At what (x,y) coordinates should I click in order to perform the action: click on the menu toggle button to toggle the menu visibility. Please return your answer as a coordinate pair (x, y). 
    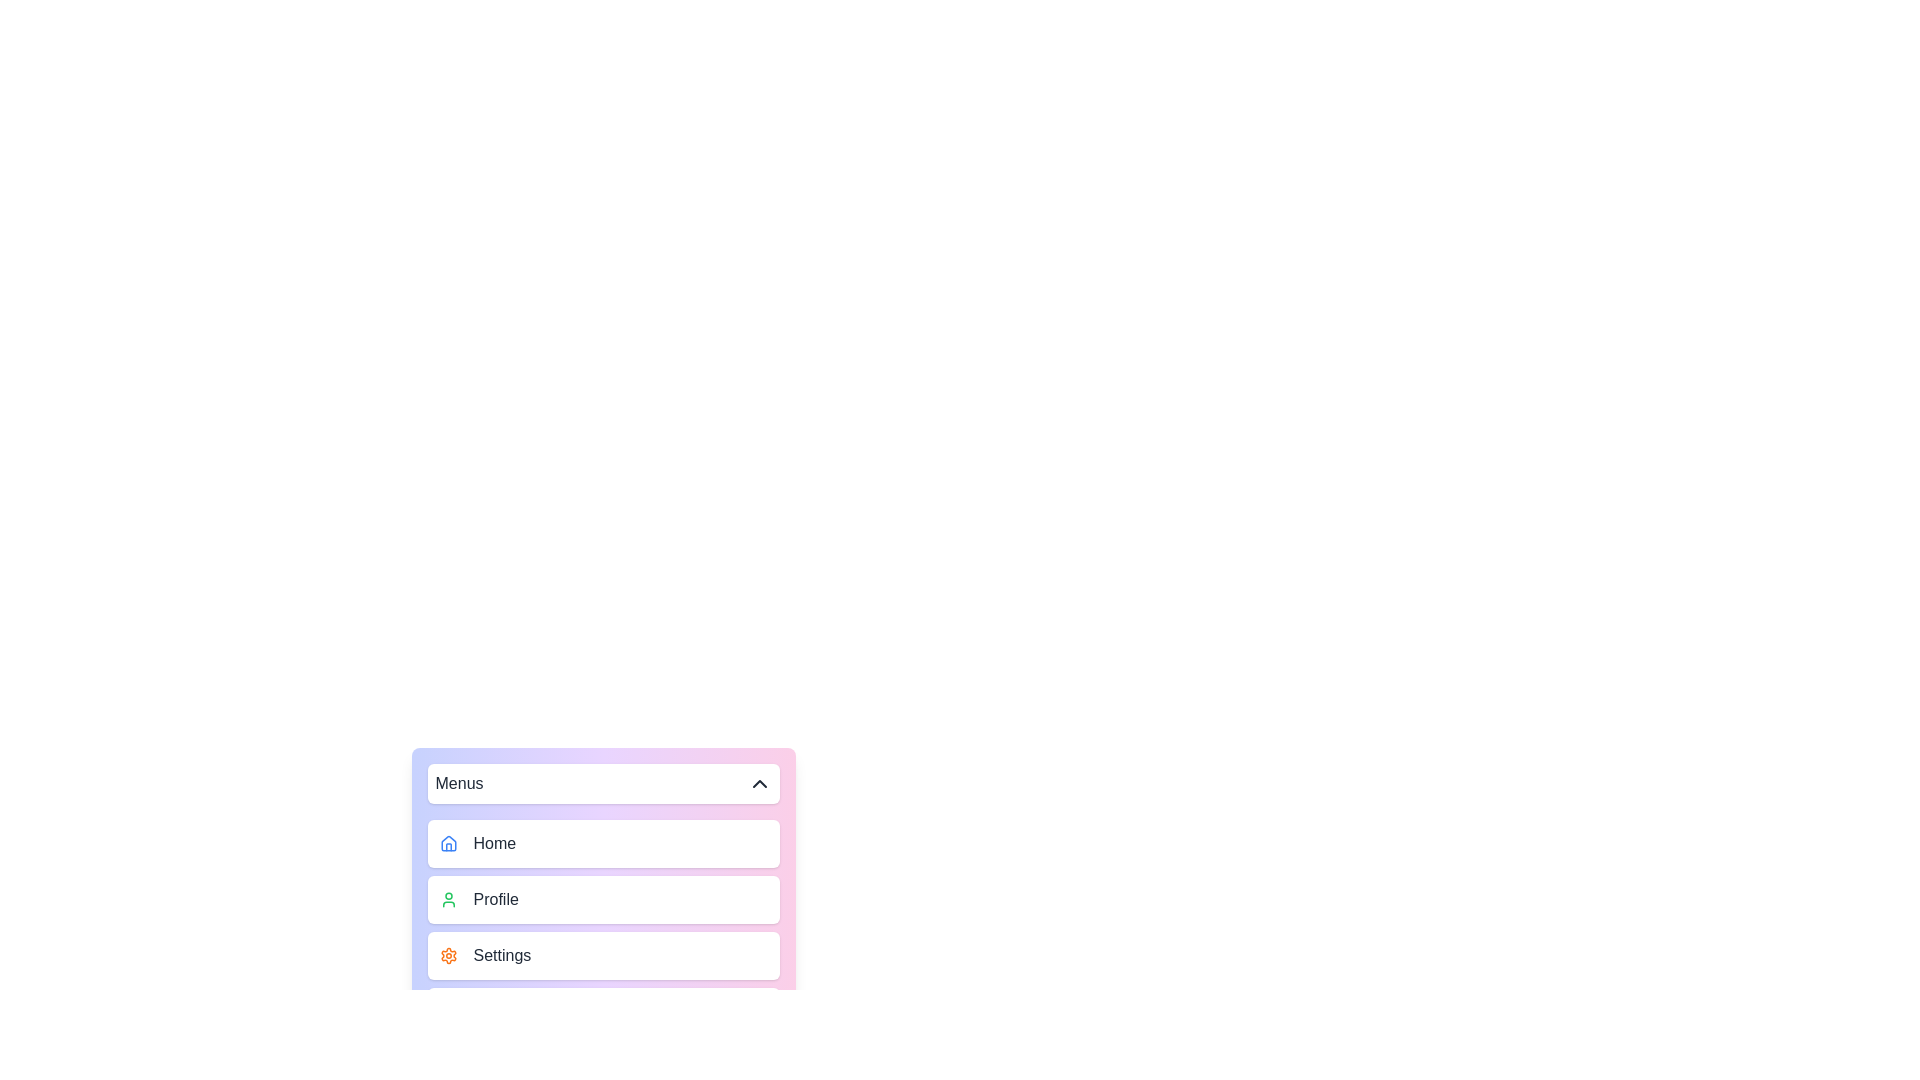
    Looking at the image, I should click on (602, 782).